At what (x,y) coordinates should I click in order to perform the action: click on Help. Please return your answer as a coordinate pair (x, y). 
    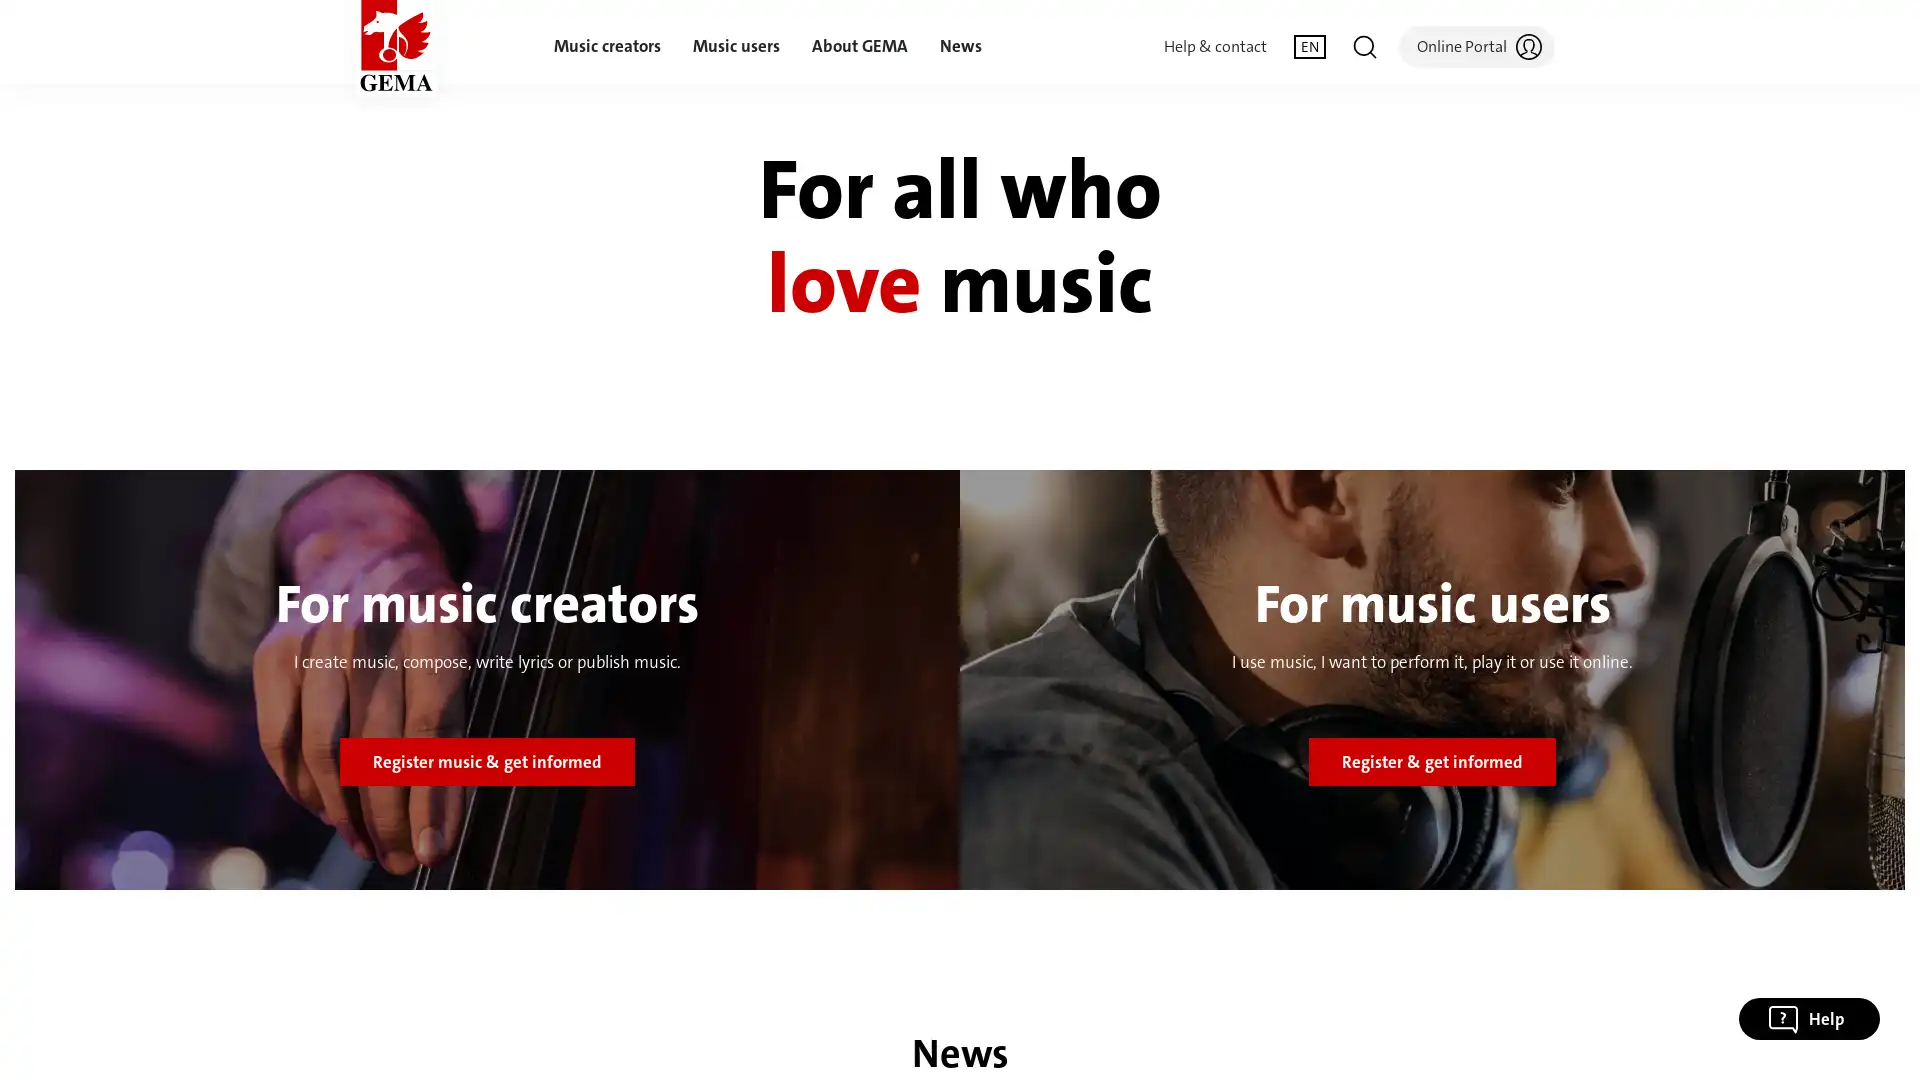
    Looking at the image, I should click on (1809, 1018).